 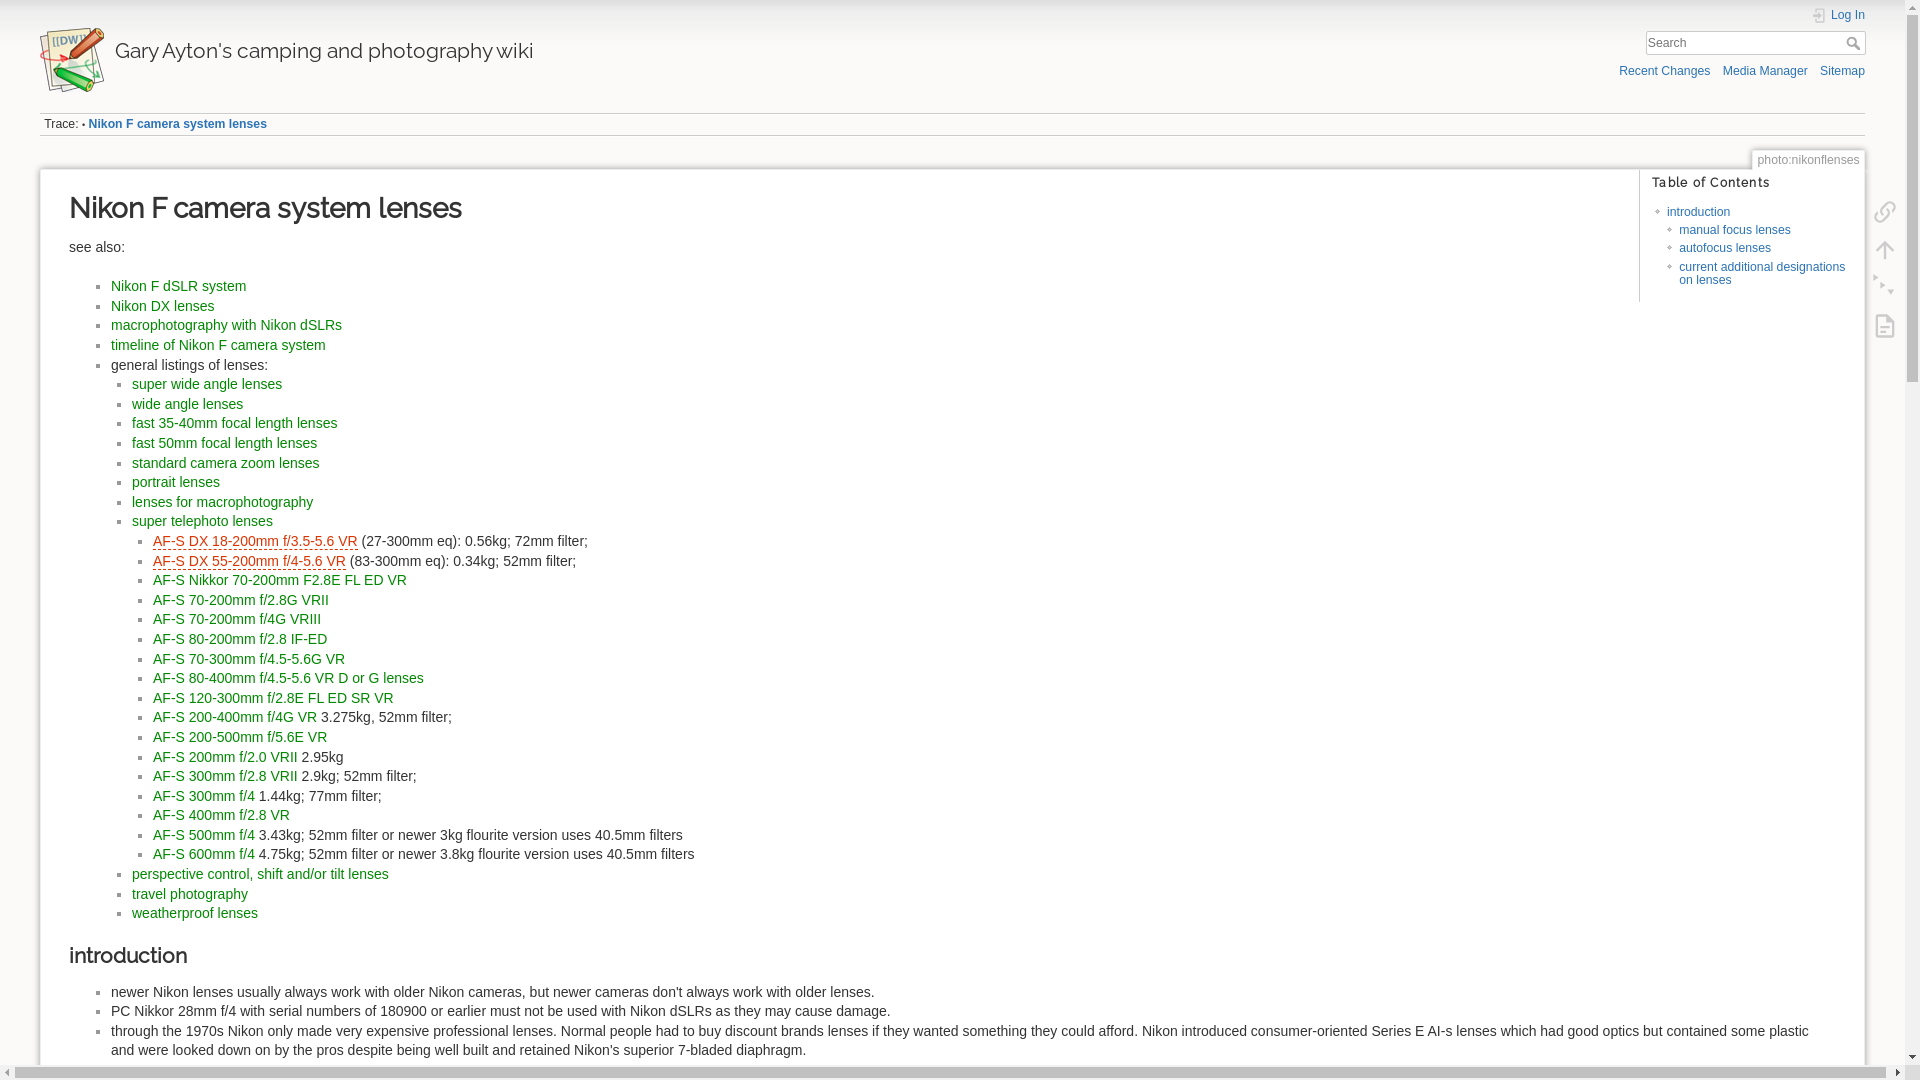 I want to click on 'AF-S 70-300mm f/4.5-5.6G VR', so click(x=248, y=659).